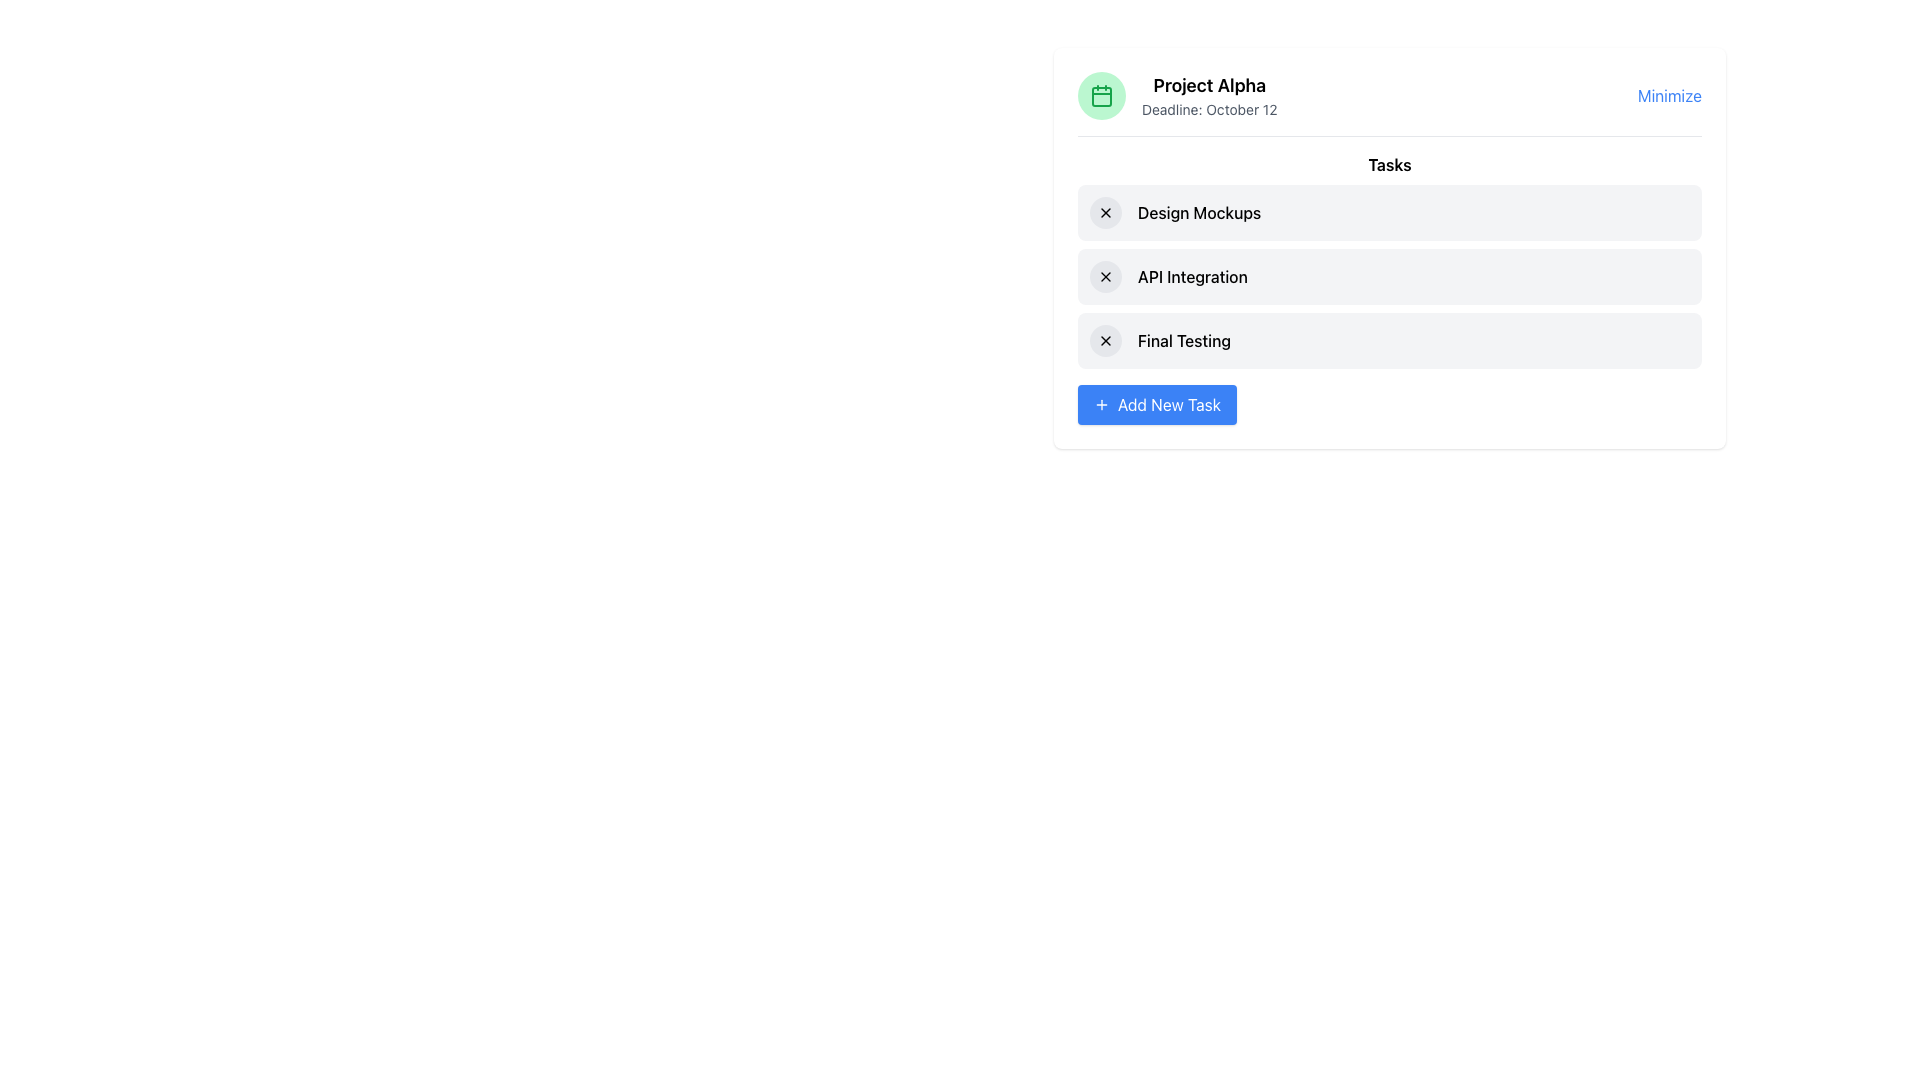 The height and width of the screenshot is (1080, 1920). I want to click on the background rectangle of the calendar icon associated with 'Project Alpha' located at the top-left corner of the project information card, so click(1101, 96).